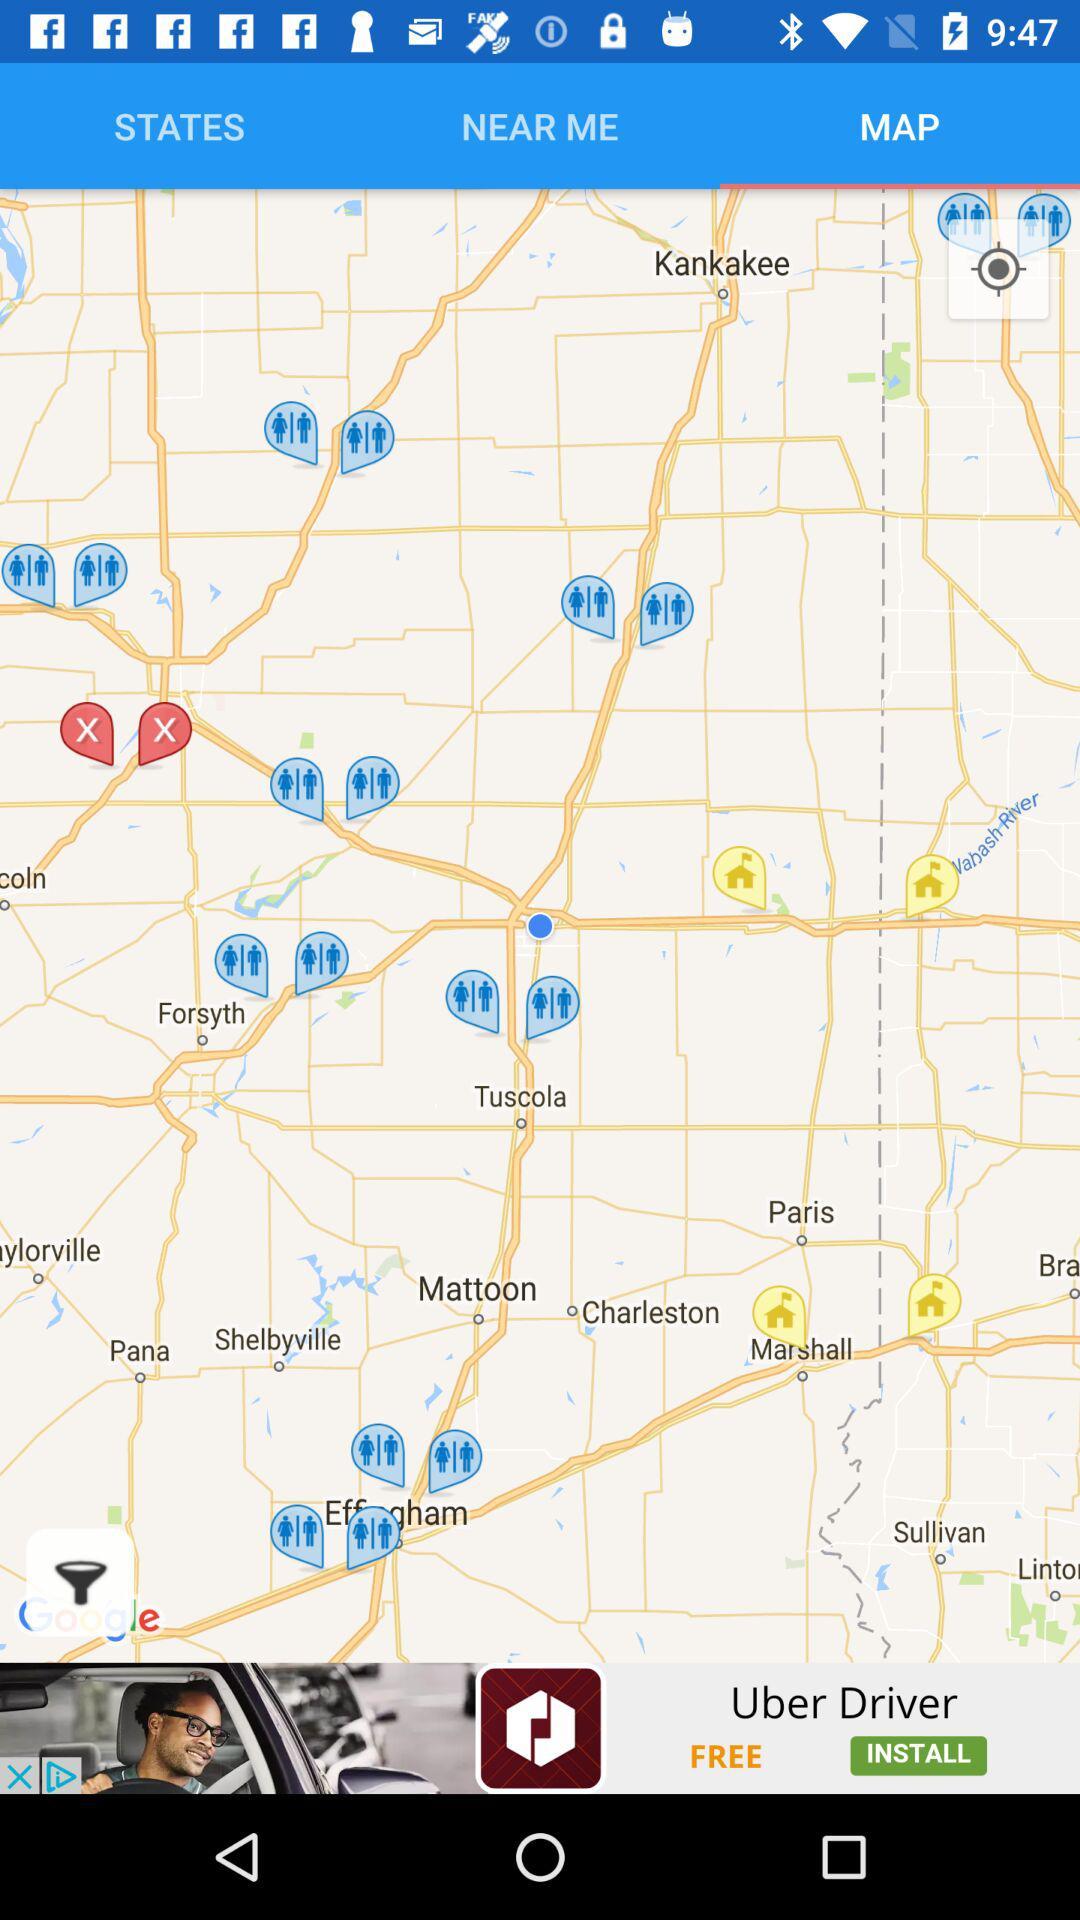  Describe the element at coordinates (540, 1727) in the screenshot. I see `advertisement link` at that location.